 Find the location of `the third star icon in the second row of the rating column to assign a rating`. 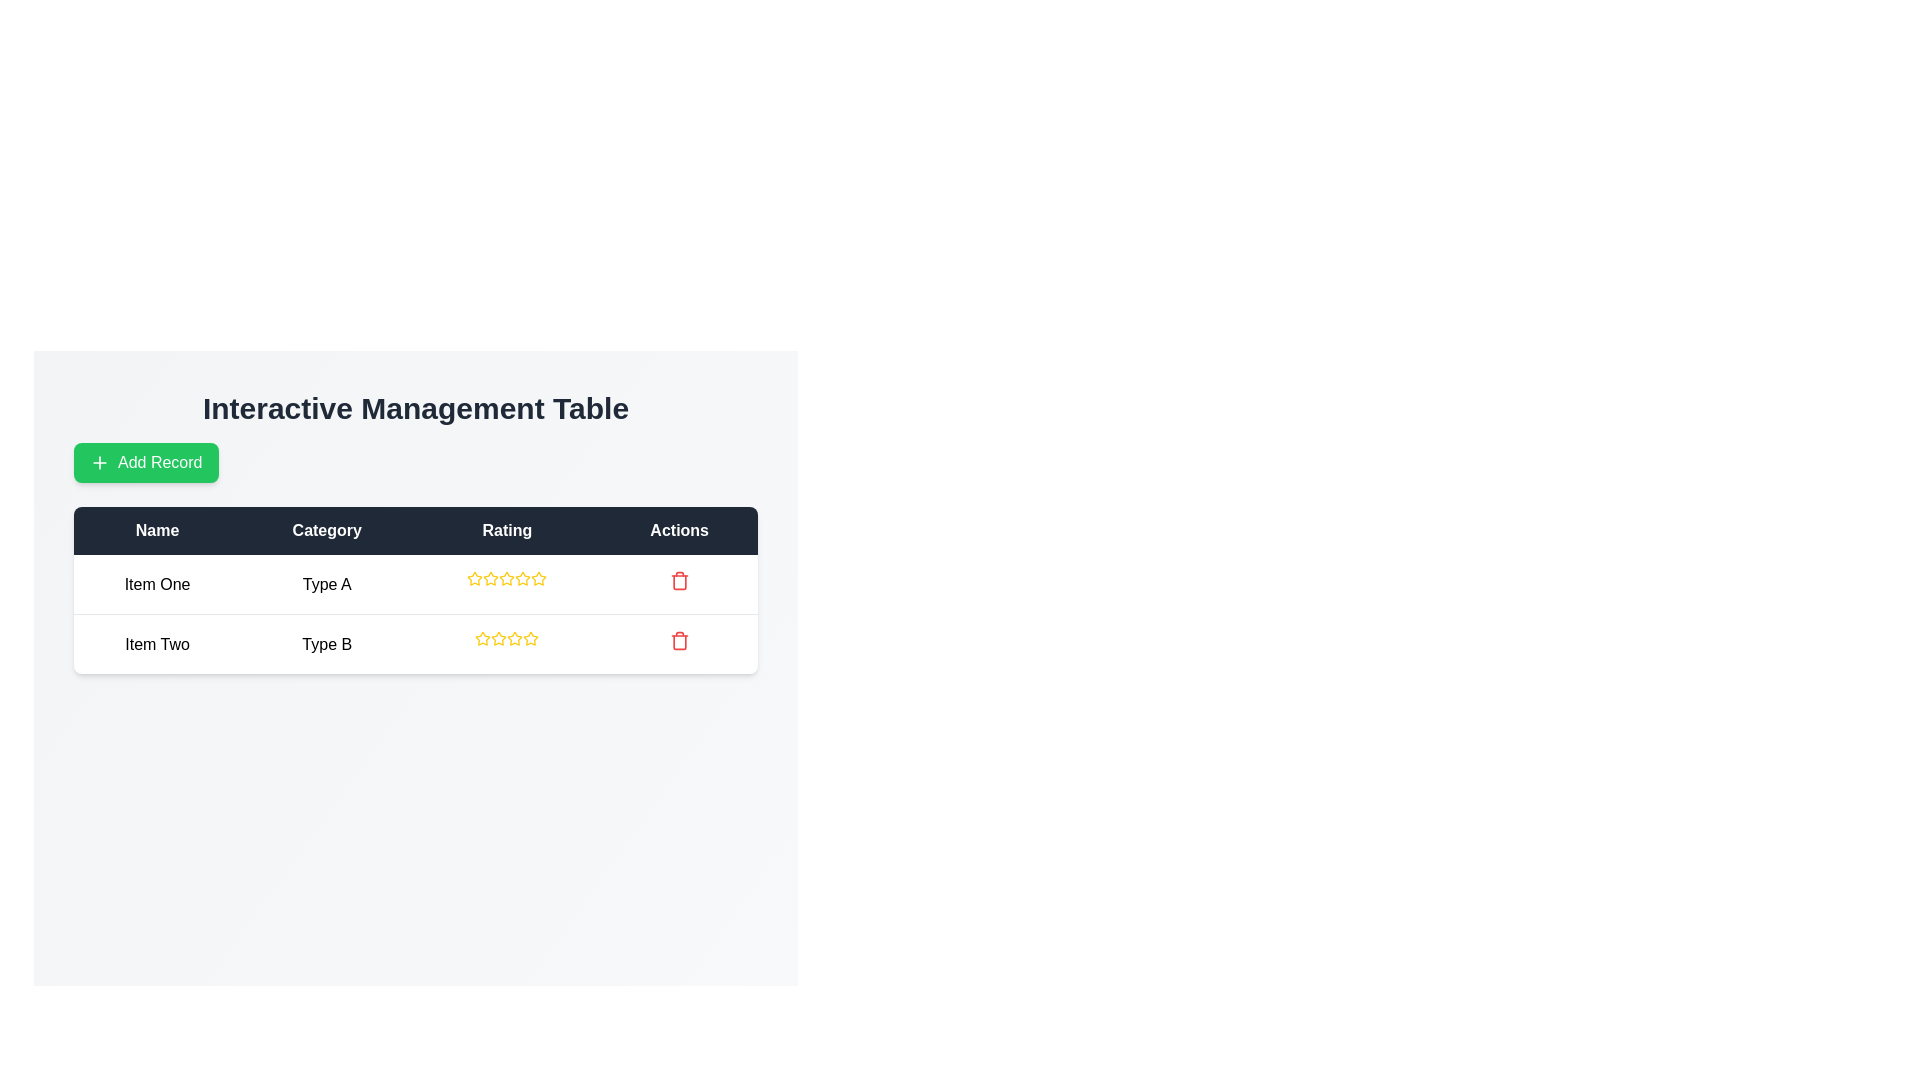

the third star icon in the second row of the rating column to assign a rating is located at coordinates (515, 638).